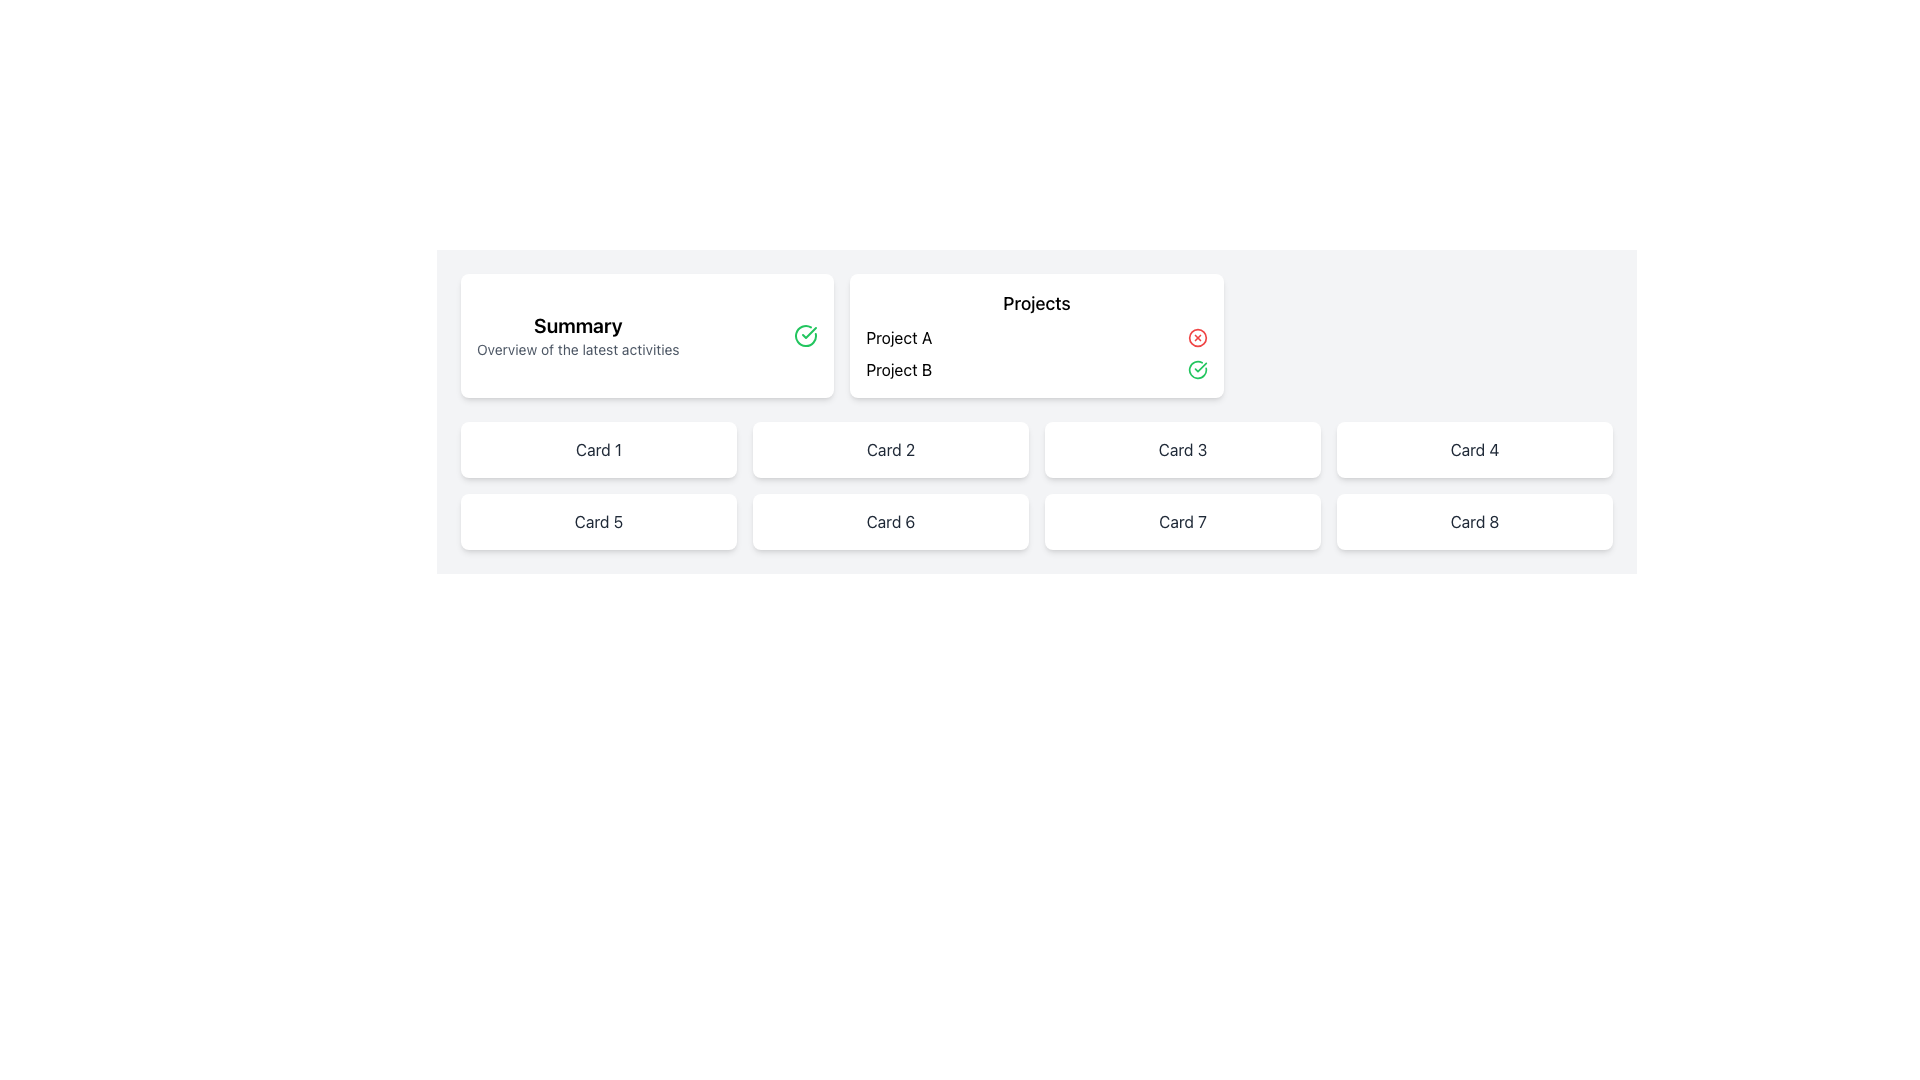 The height and width of the screenshot is (1080, 1920). What do you see at coordinates (1182, 520) in the screenshot?
I see `'Card 7', the seventh card in the grid layout` at bounding box center [1182, 520].